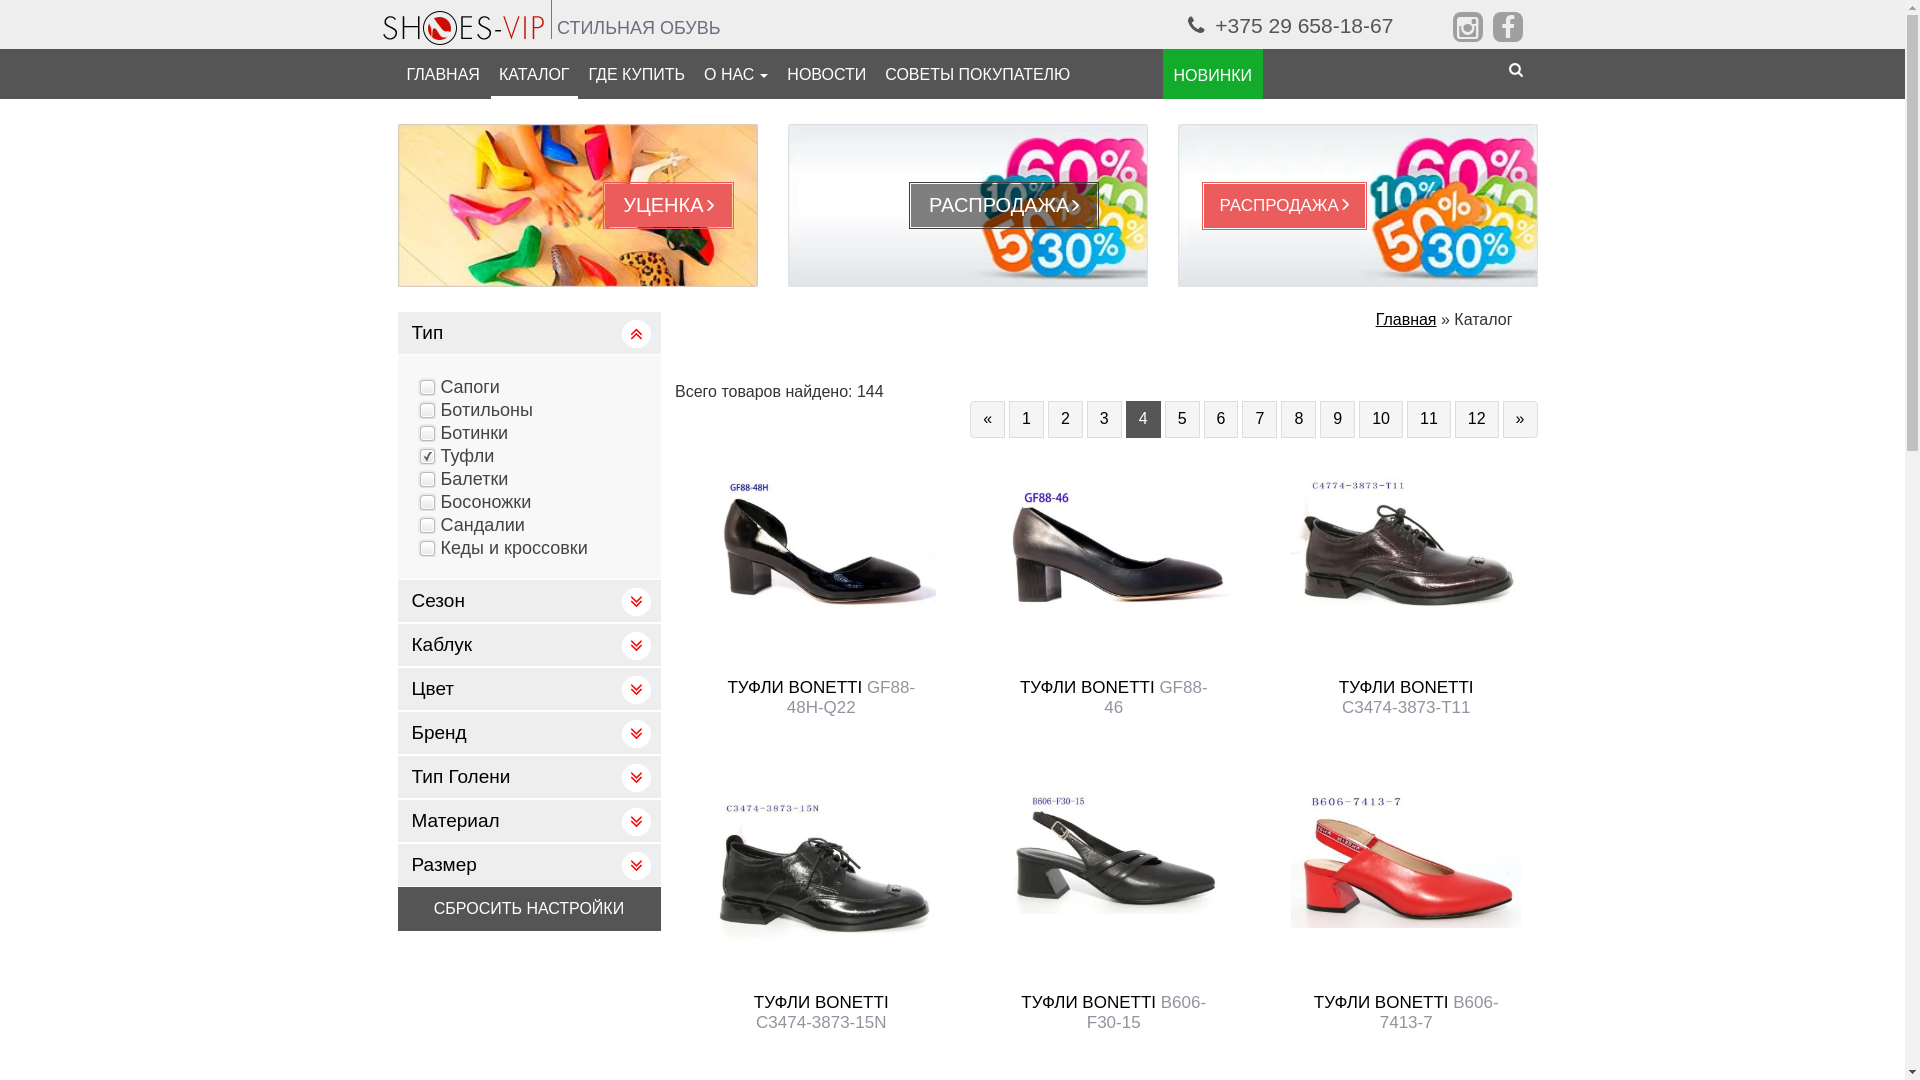 The image size is (1920, 1080). I want to click on '10', so click(1380, 418).